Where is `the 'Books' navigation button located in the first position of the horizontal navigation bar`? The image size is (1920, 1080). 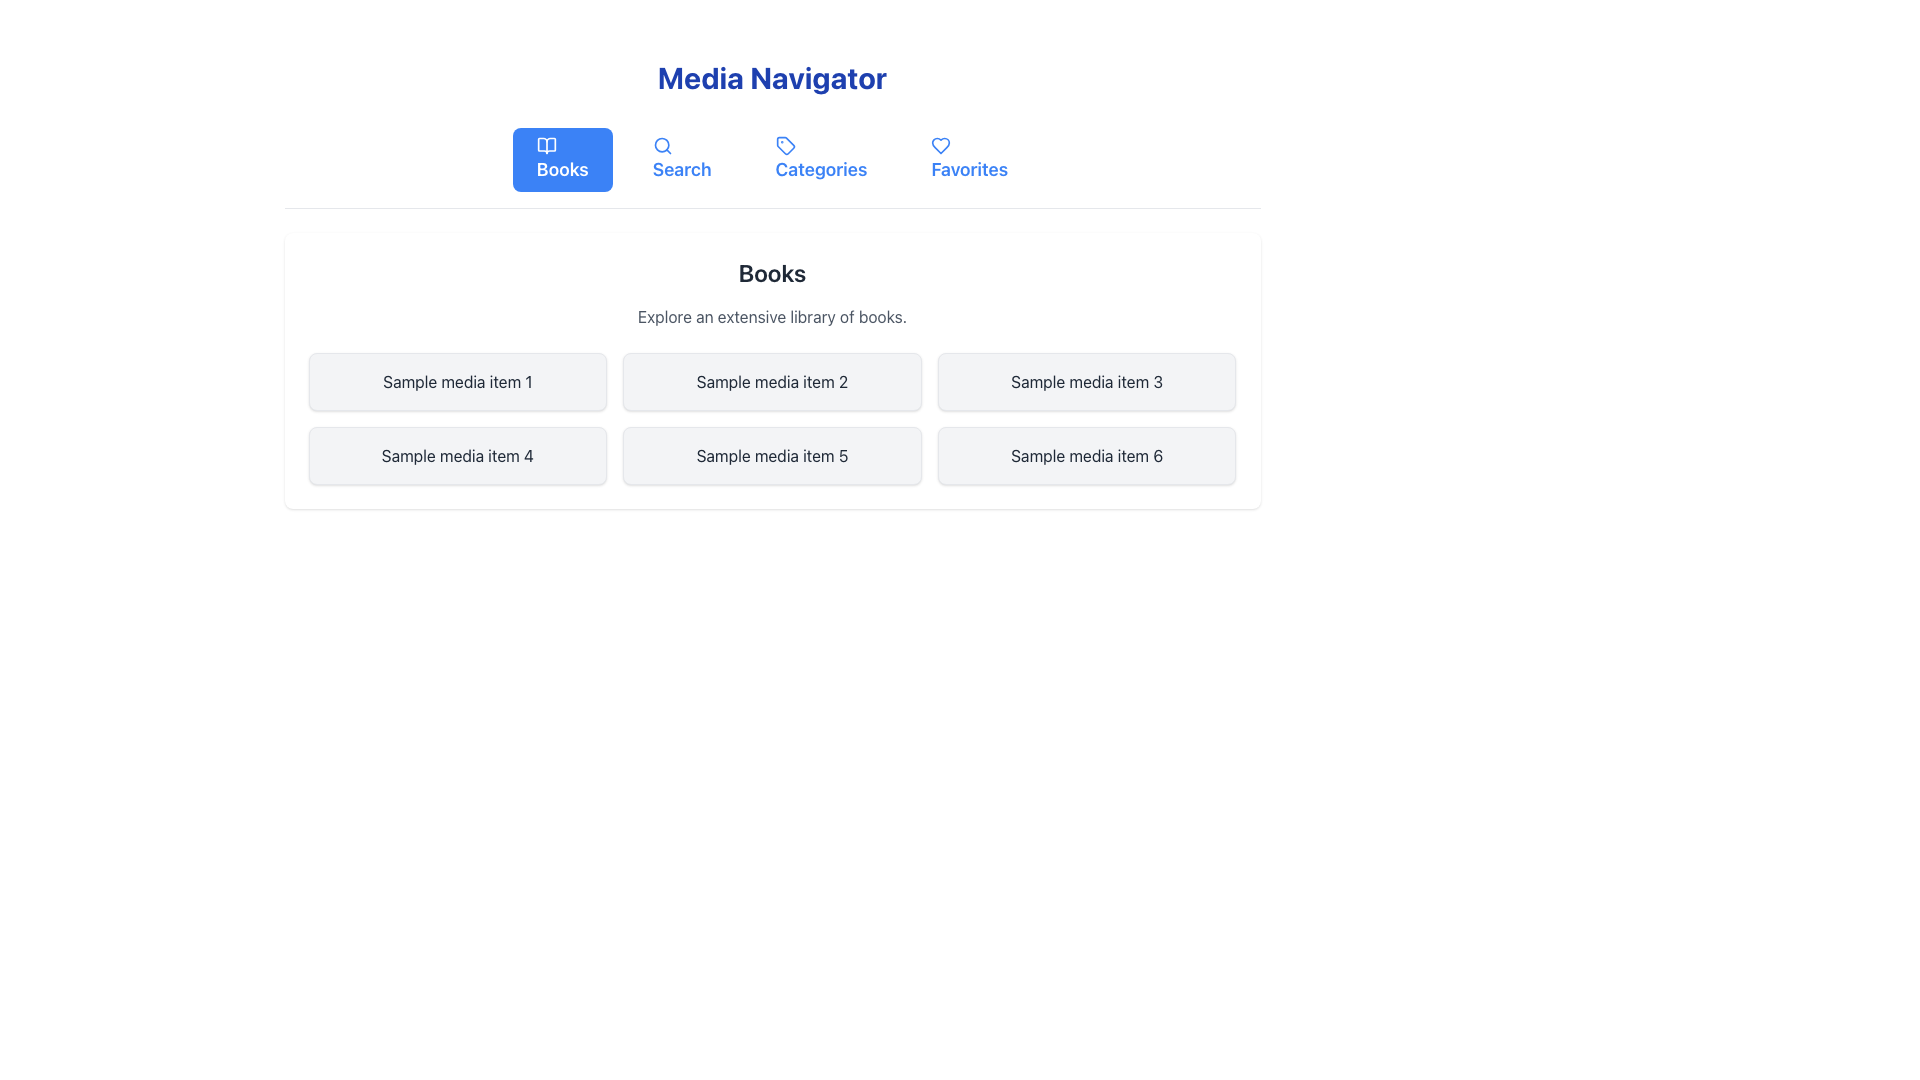
the 'Books' navigation button located in the first position of the horizontal navigation bar is located at coordinates (560, 158).